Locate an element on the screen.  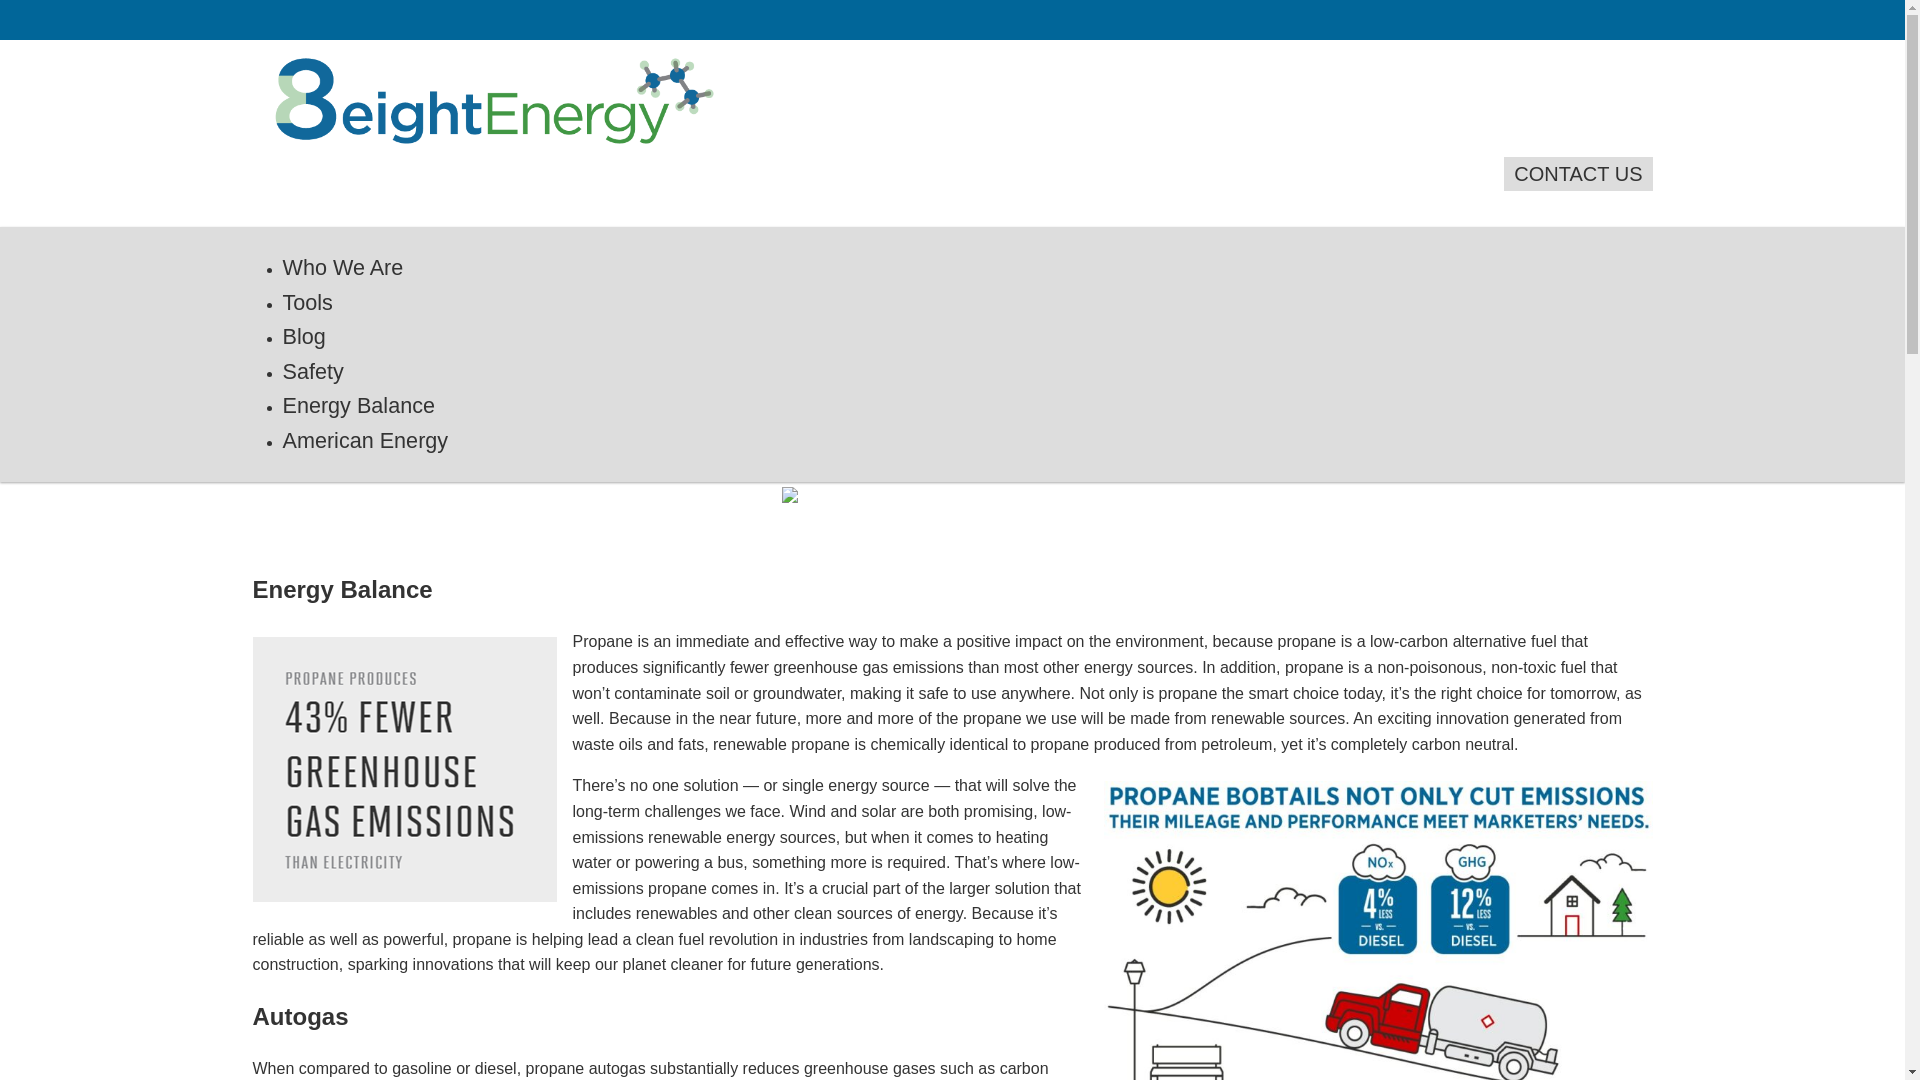
'CONTACT US' is located at coordinates (1503, 172).